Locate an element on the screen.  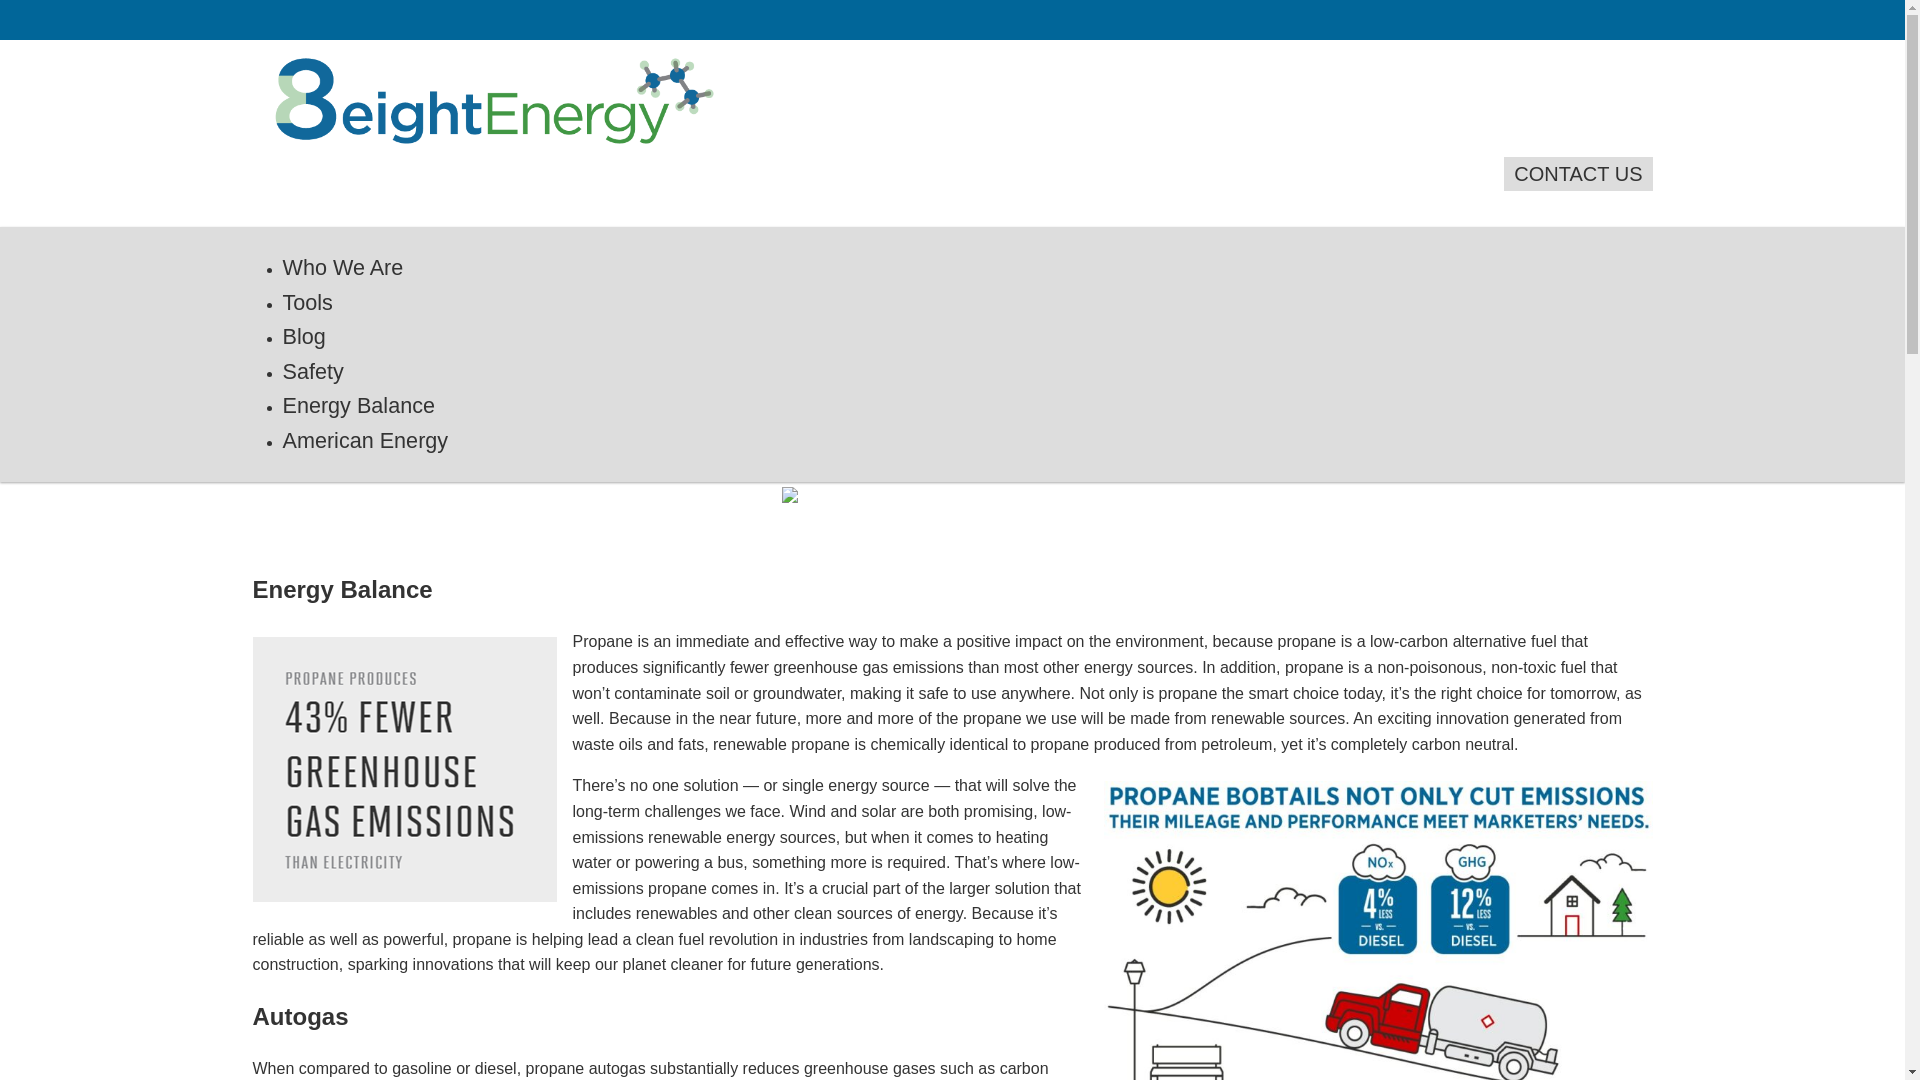
'CONTACT US' is located at coordinates (1503, 172).